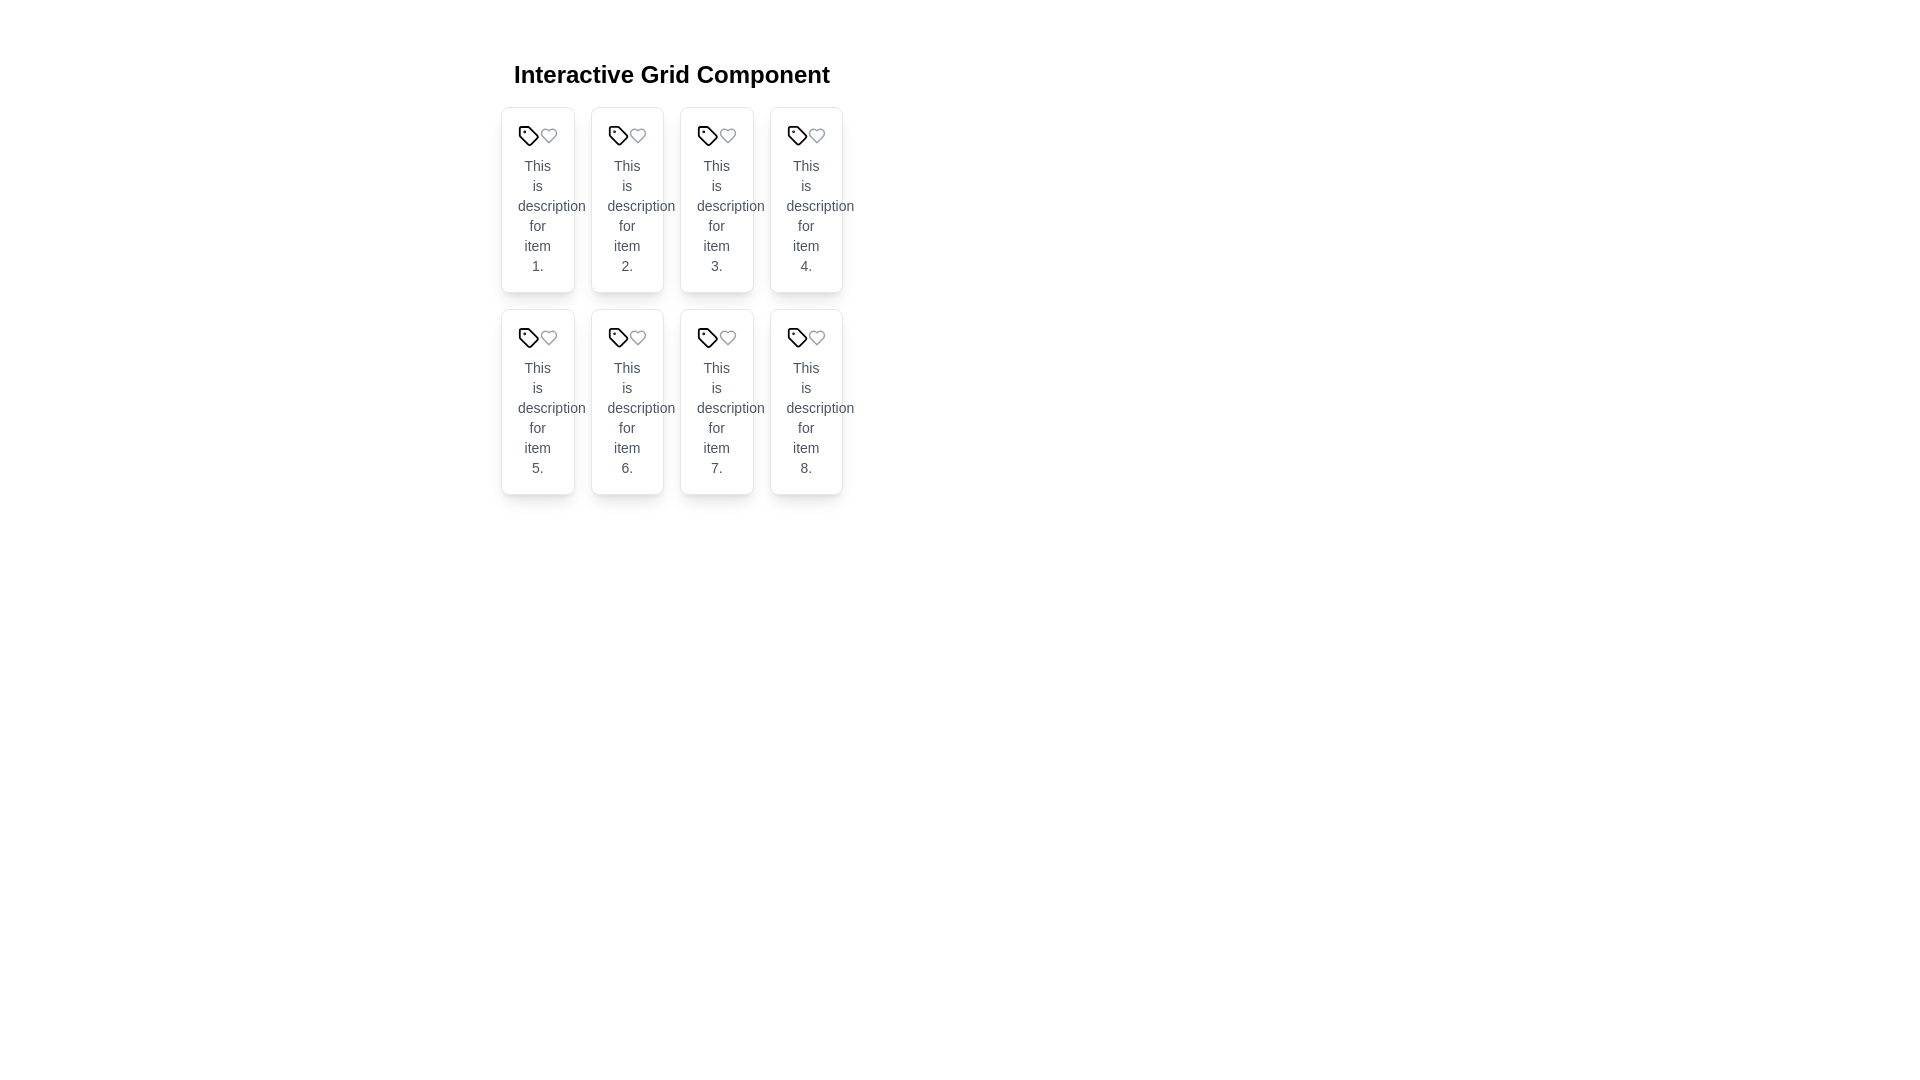 The width and height of the screenshot is (1920, 1080). What do you see at coordinates (617, 135) in the screenshot?
I see `the SVG graphic shaped as a tag, which represents a tag-related action for the 'Tile 2' item, located in the top row, second column of the grid layout` at bounding box center [617, 135].